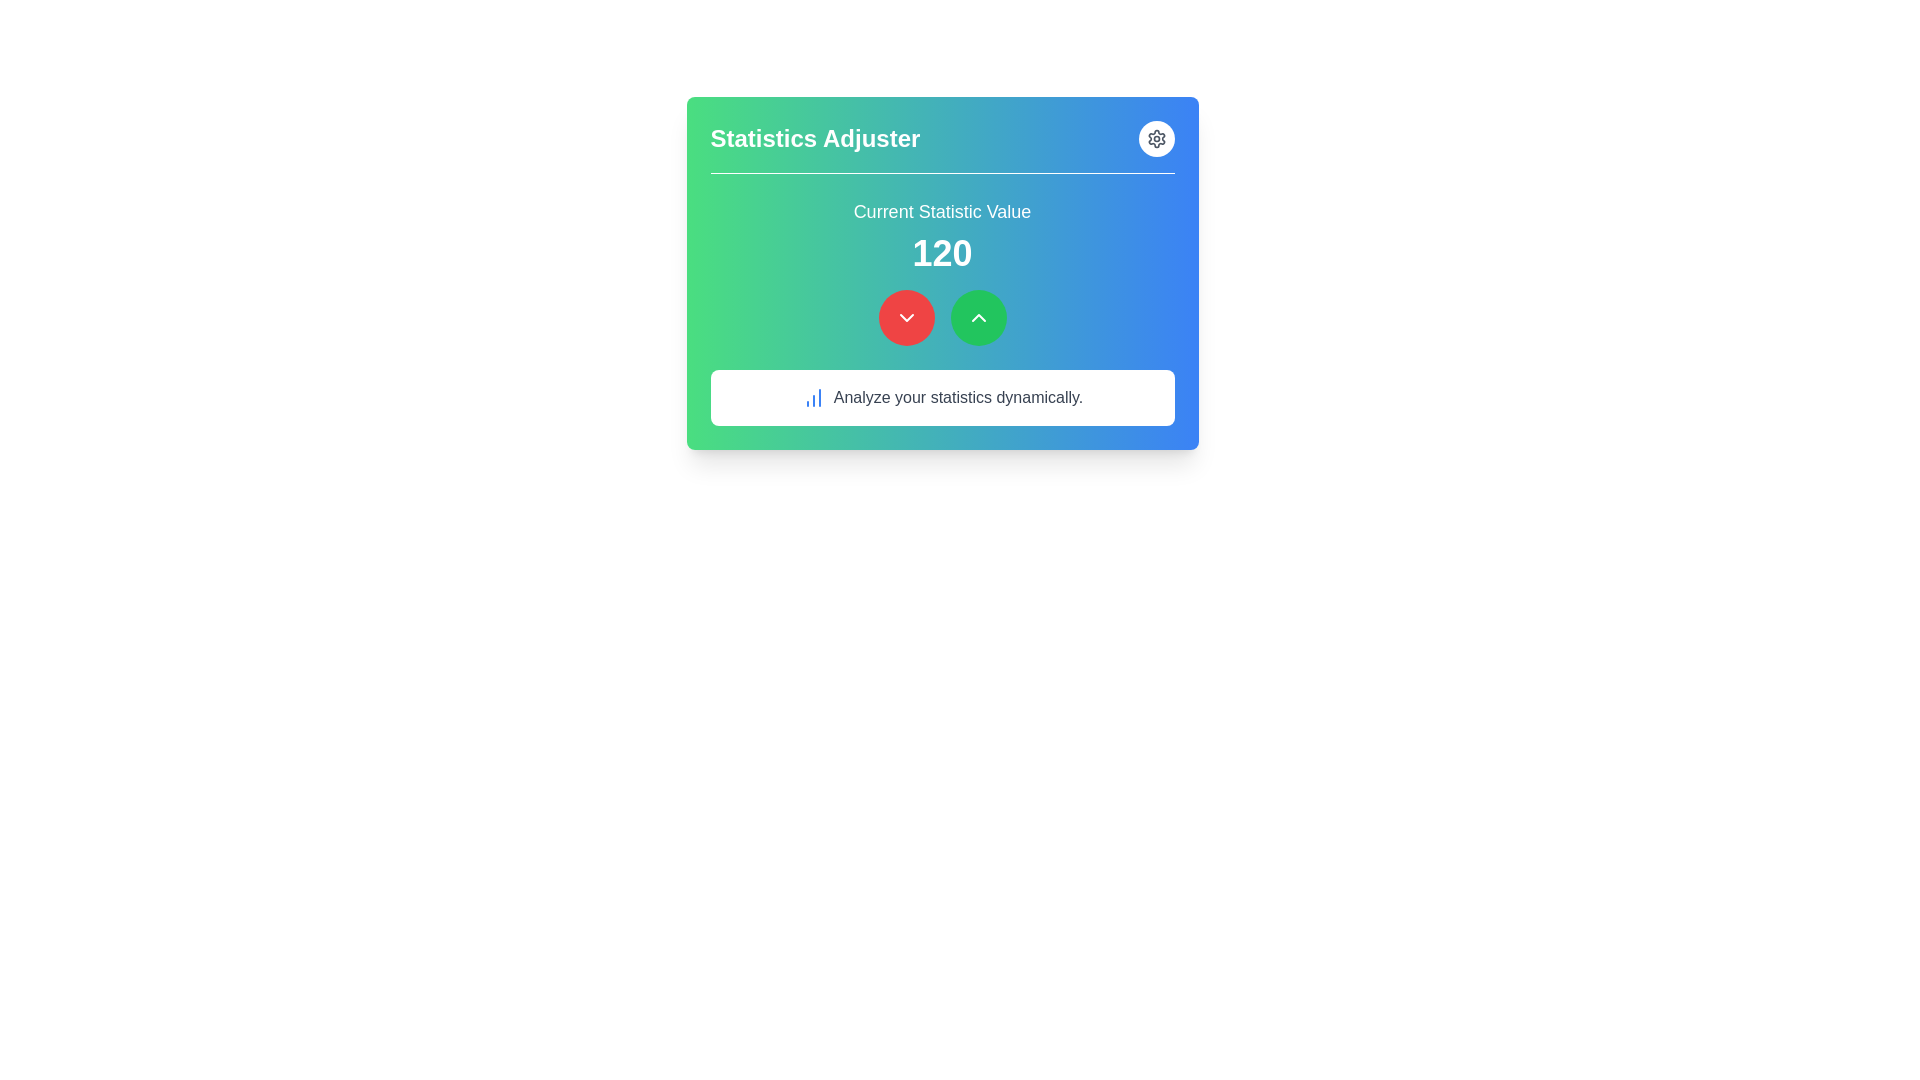  Describe the element at coordinates (1156, 137) in the screenshot. I see `the settings toggle button located at the top-right corner of the 'Statistics Adjuster' card` at that location.